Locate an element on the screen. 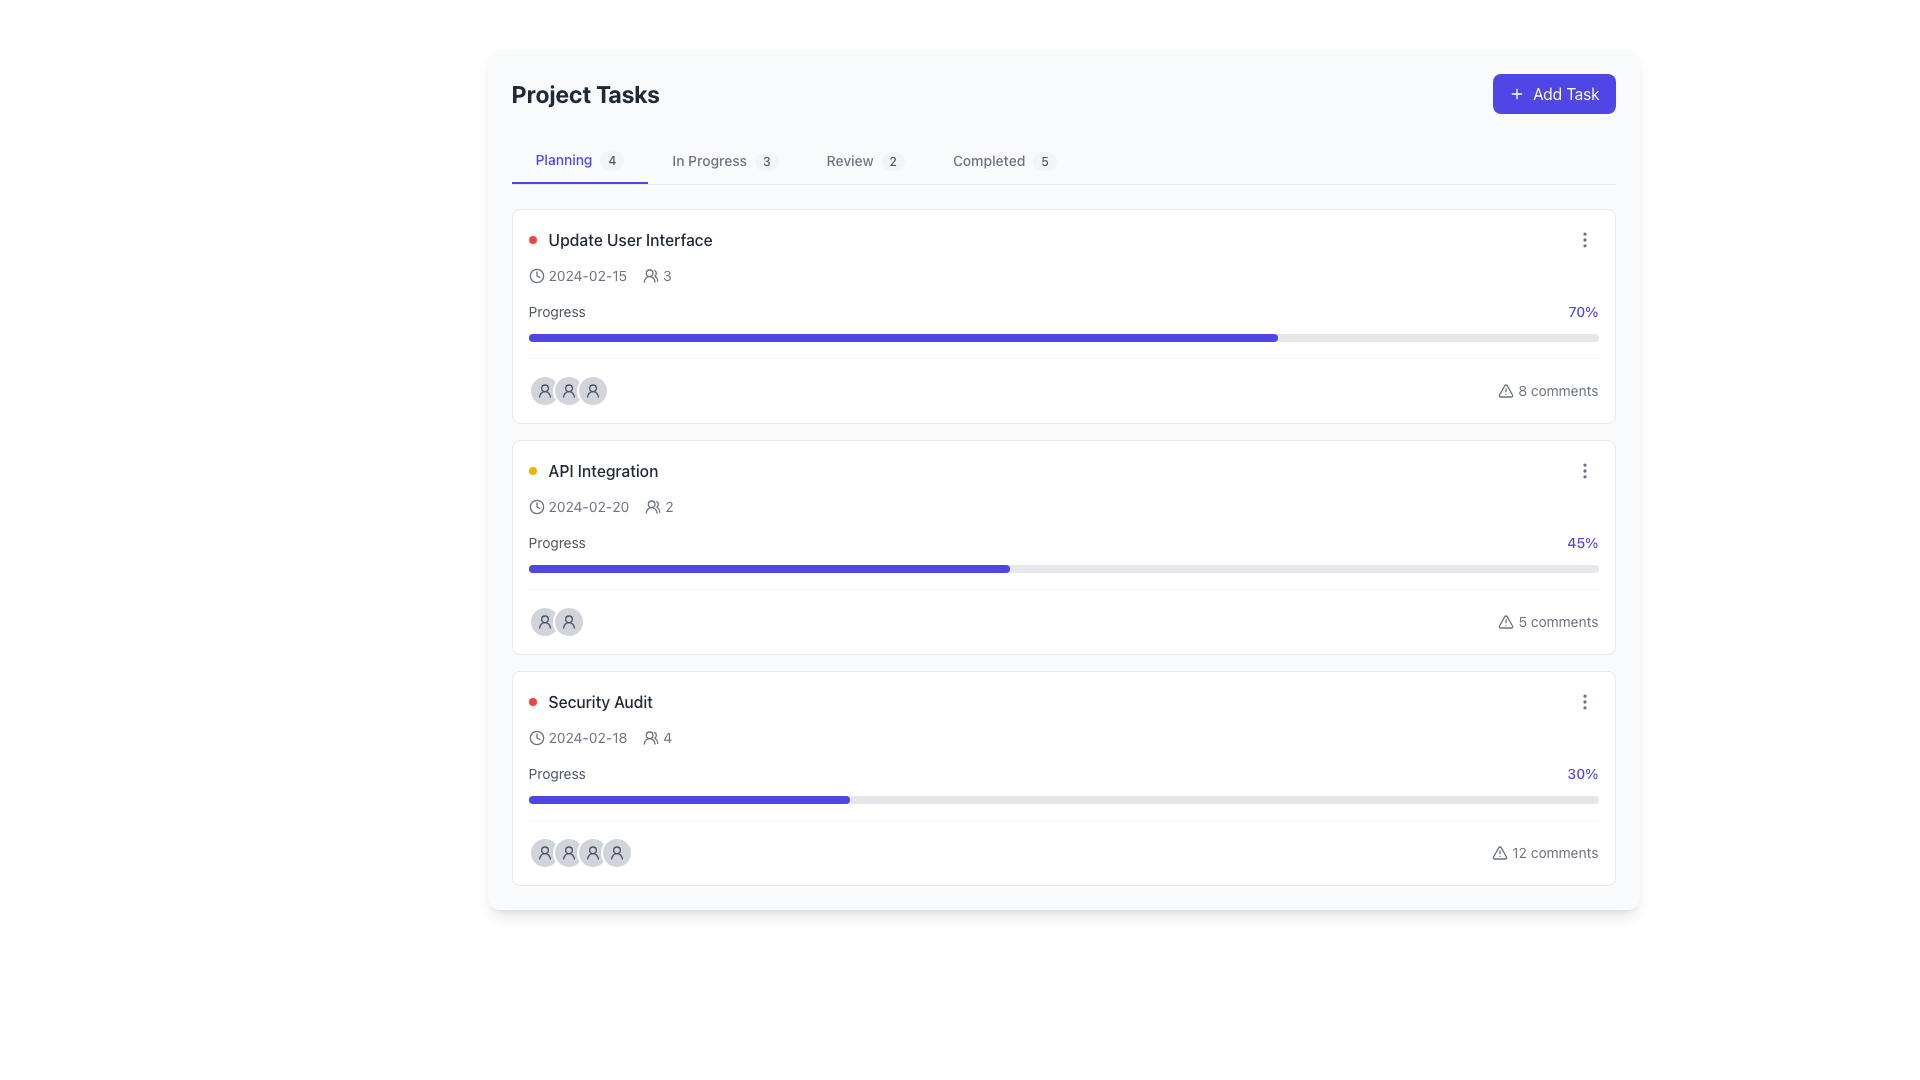  static text label 'API Integration' located under the 'Planning' tab in the 'Project Tasks' section, which is part of the second task card in vertical order is located at coordinates (602, 470).